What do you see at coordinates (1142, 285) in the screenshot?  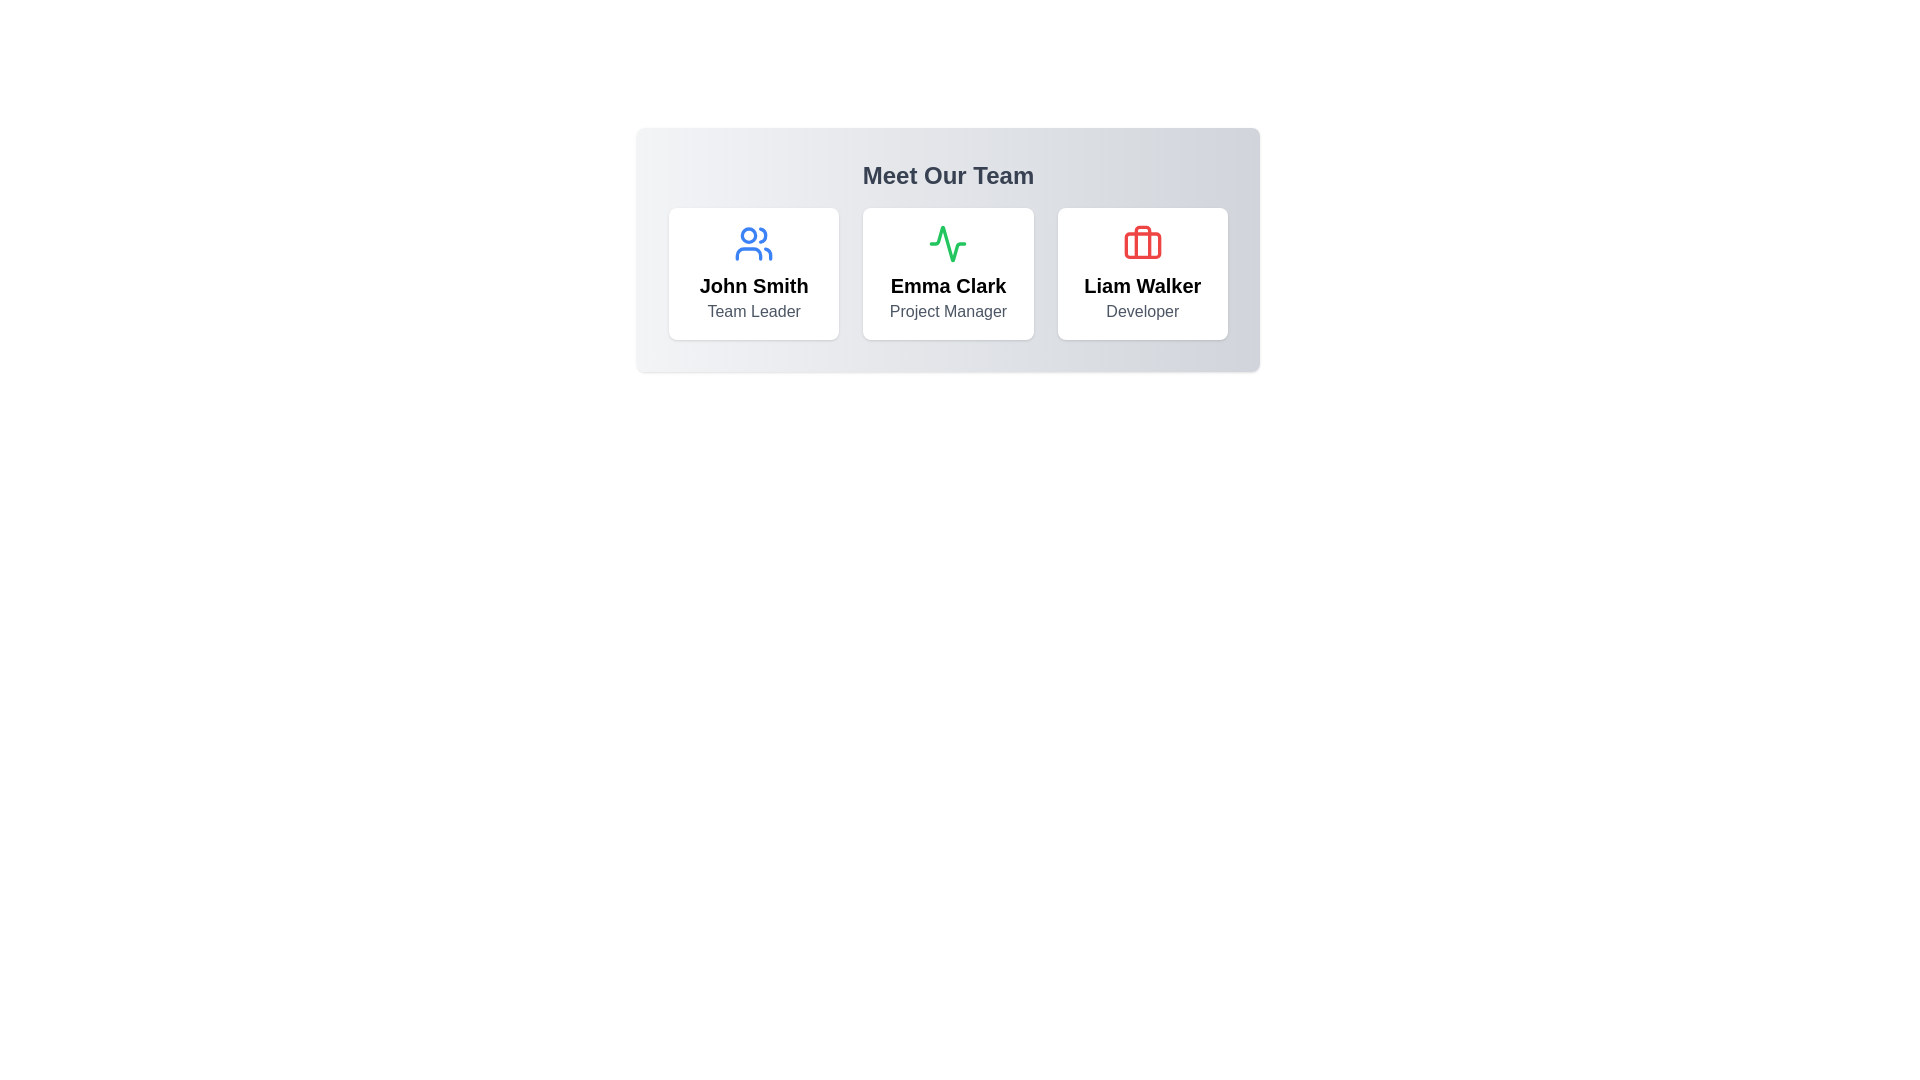 I see `text displayed by the Text Display element that shows 'Liam Walker', located in the rightmost card beneath the briefcase icon and above the 'Developer' text` at bounding box center [1142, 285].